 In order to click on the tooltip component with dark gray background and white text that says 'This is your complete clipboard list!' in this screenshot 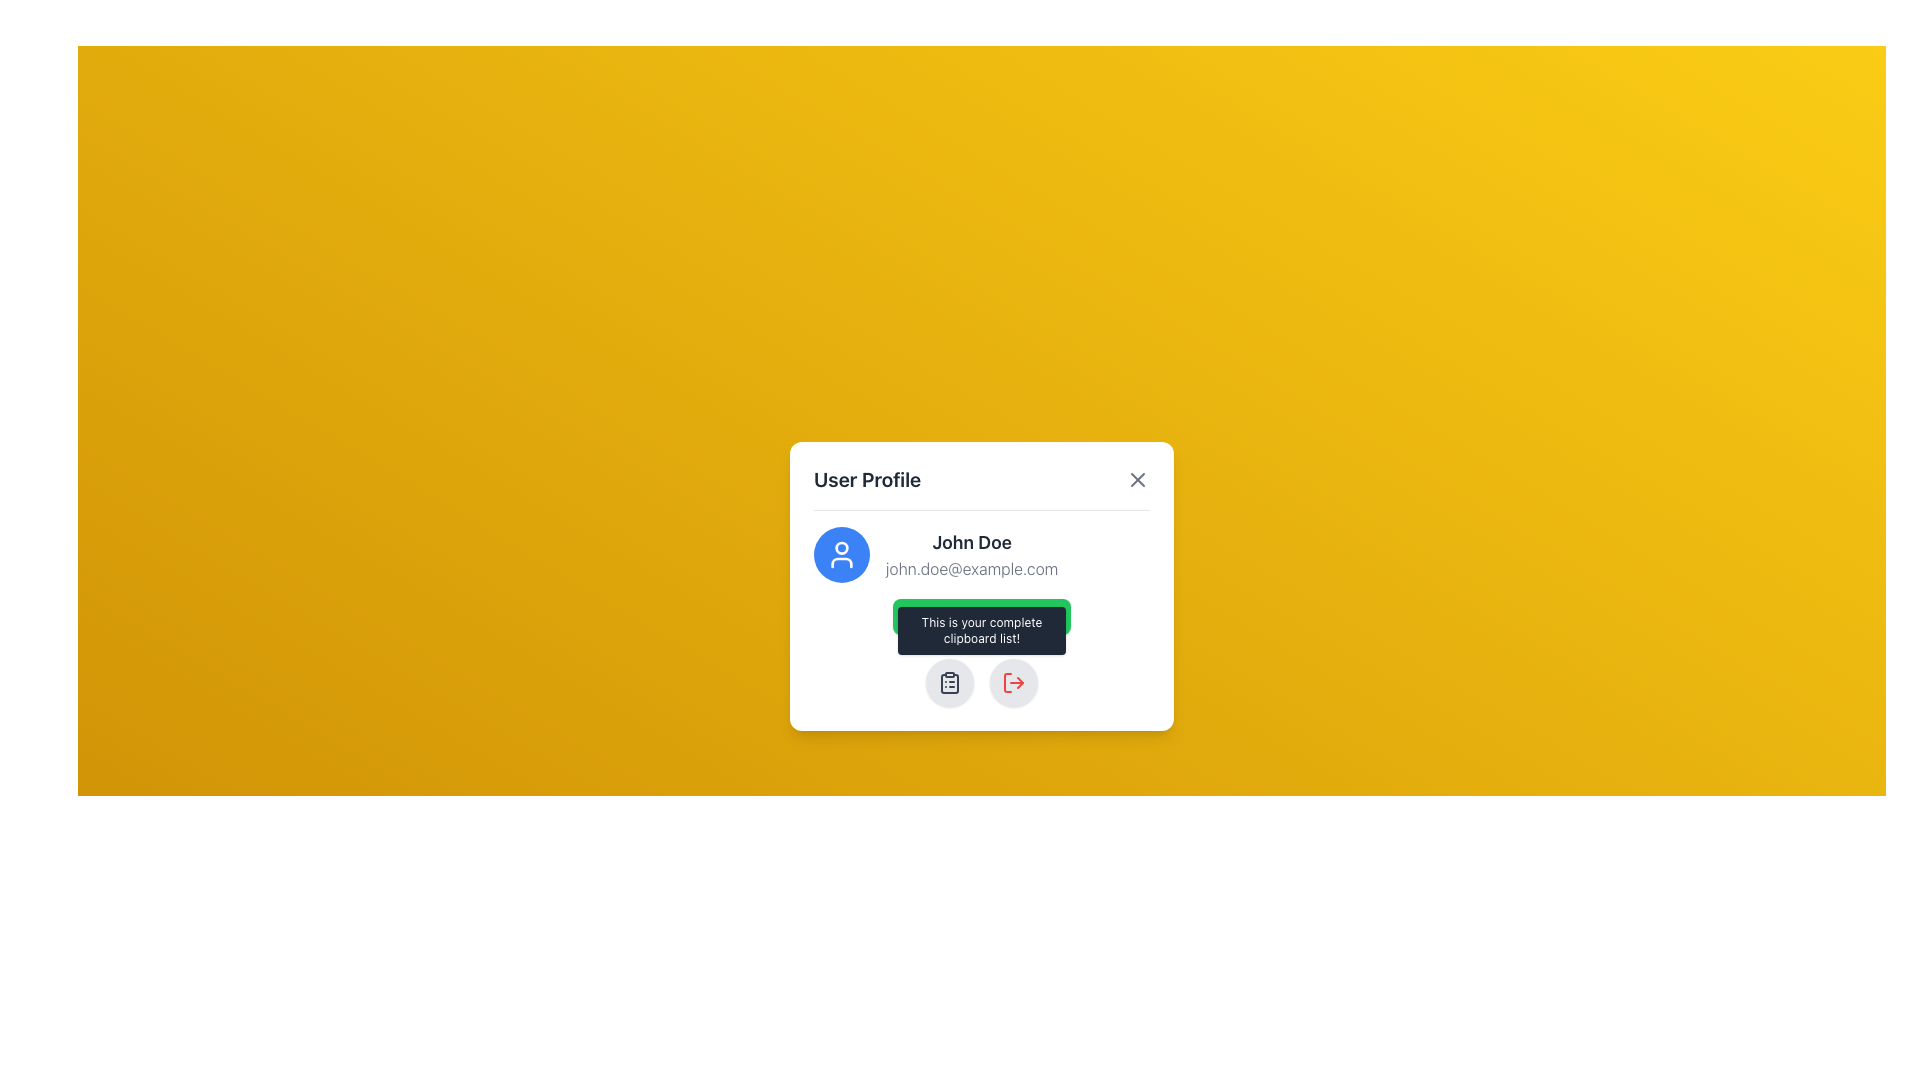, I will do `click(982, 630)`.